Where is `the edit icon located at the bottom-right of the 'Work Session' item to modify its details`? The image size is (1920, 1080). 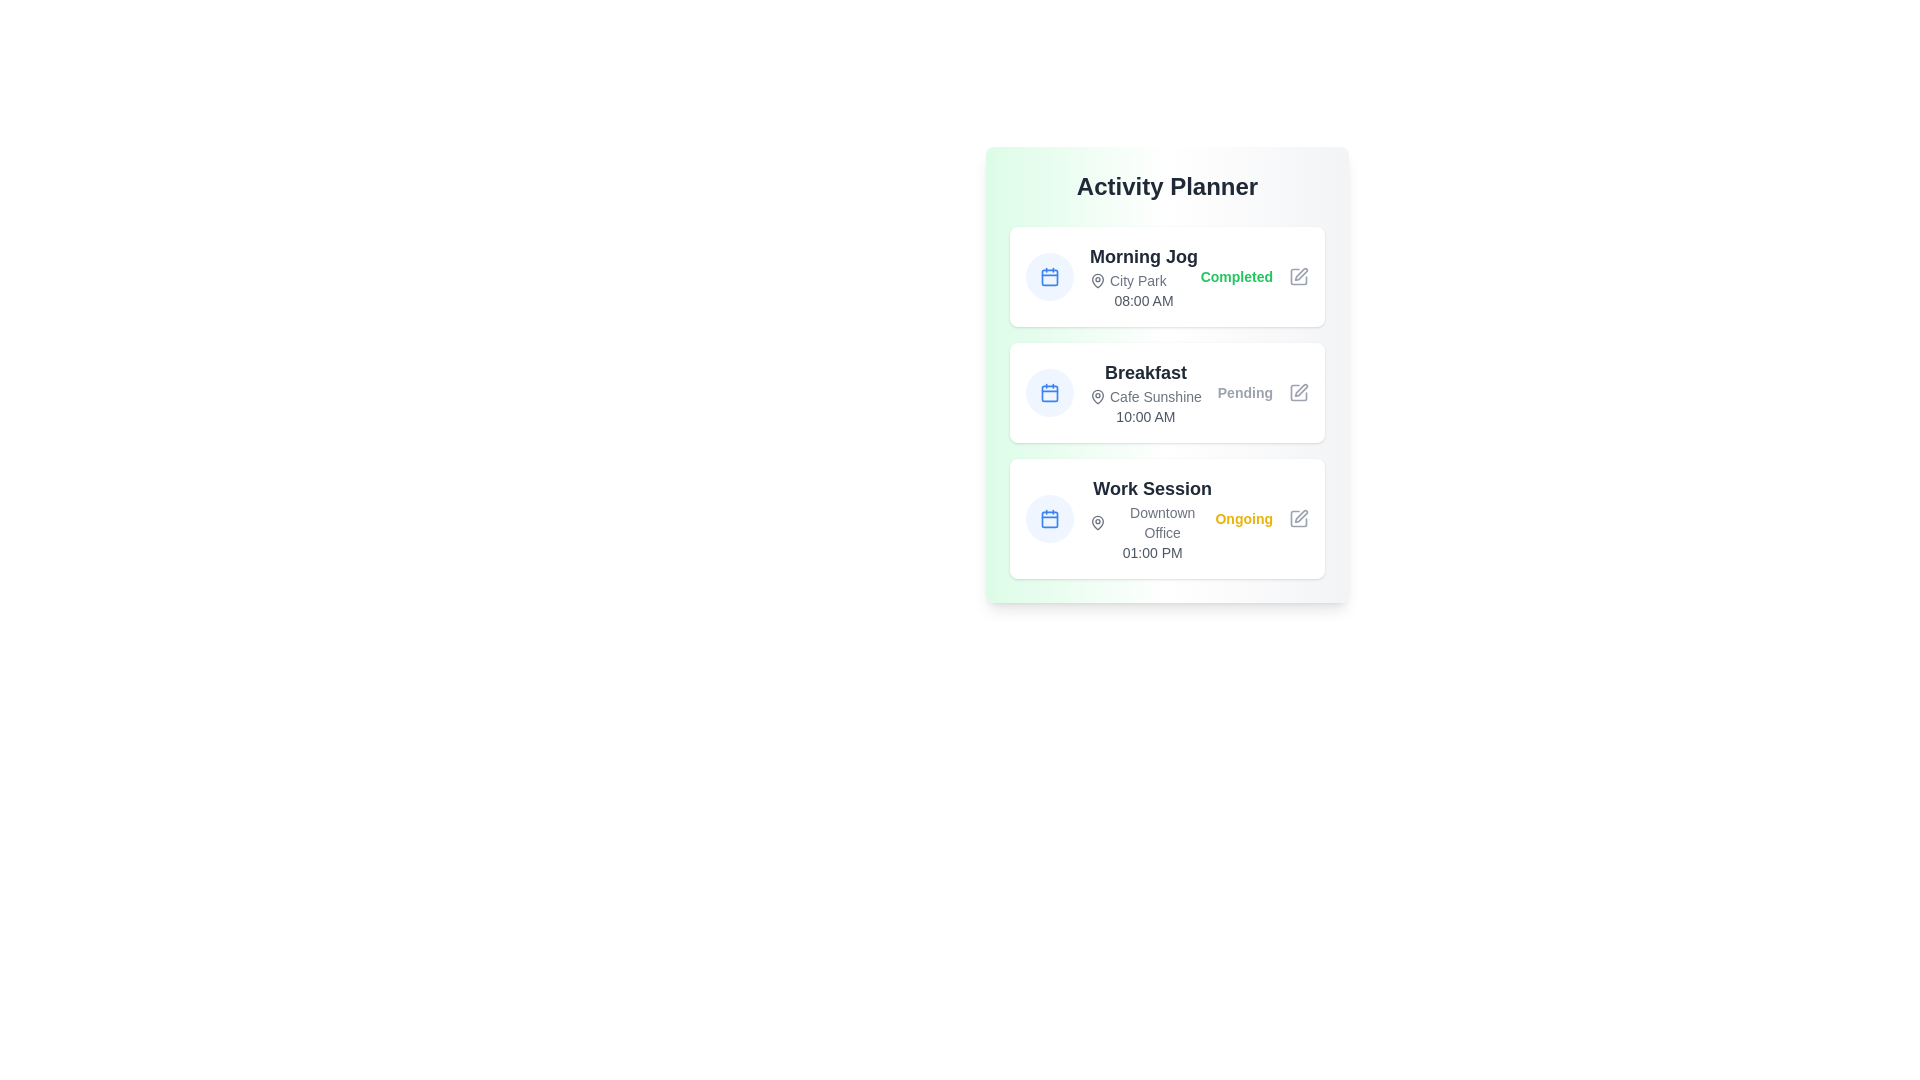 the edit icon located at the bottom-right of the 'Work Session' item to modify its details is located at coordinates (1301, 515).